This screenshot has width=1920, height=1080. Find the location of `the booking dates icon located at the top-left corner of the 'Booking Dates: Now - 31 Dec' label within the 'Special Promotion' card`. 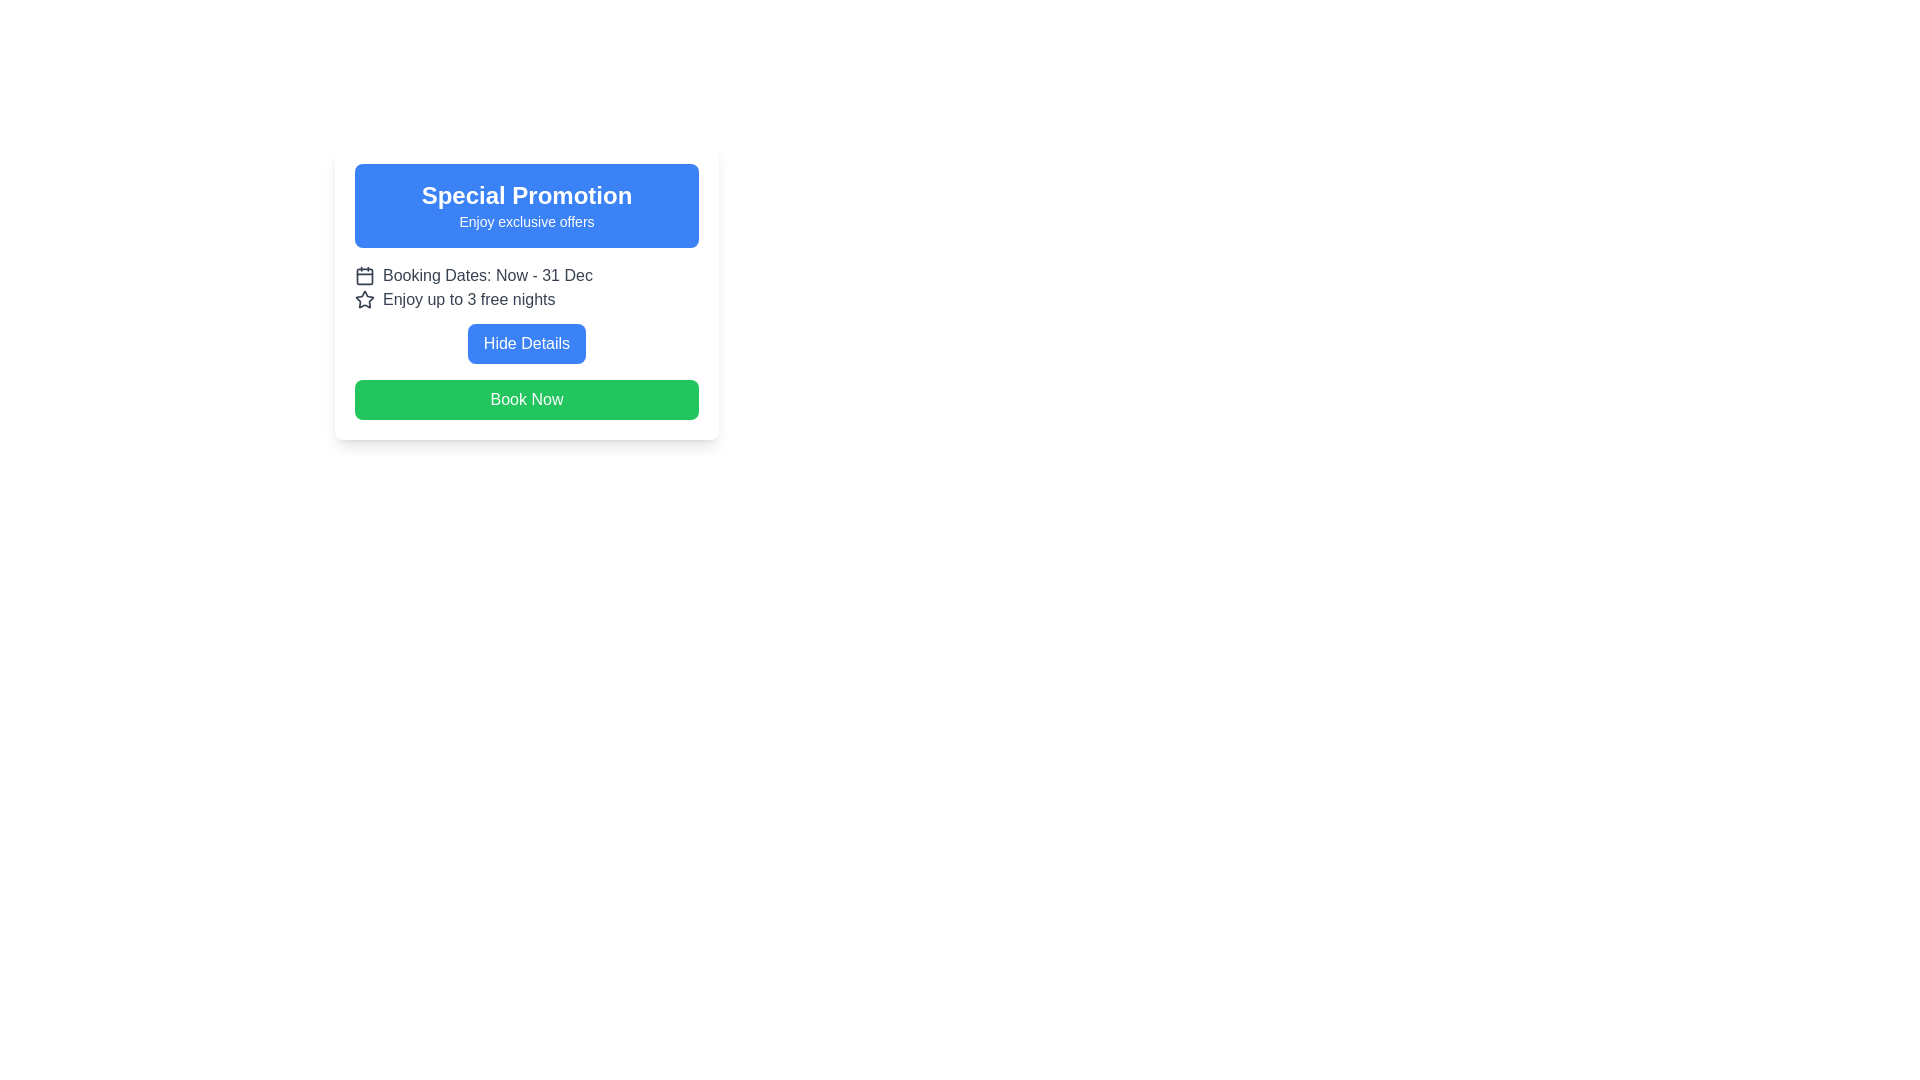

the booking dates icon located at the top-left corner of the 'Booking Dates: Now - 31 Dec' label within the 'Special Promotion' card is located at coordinates (364, 276).